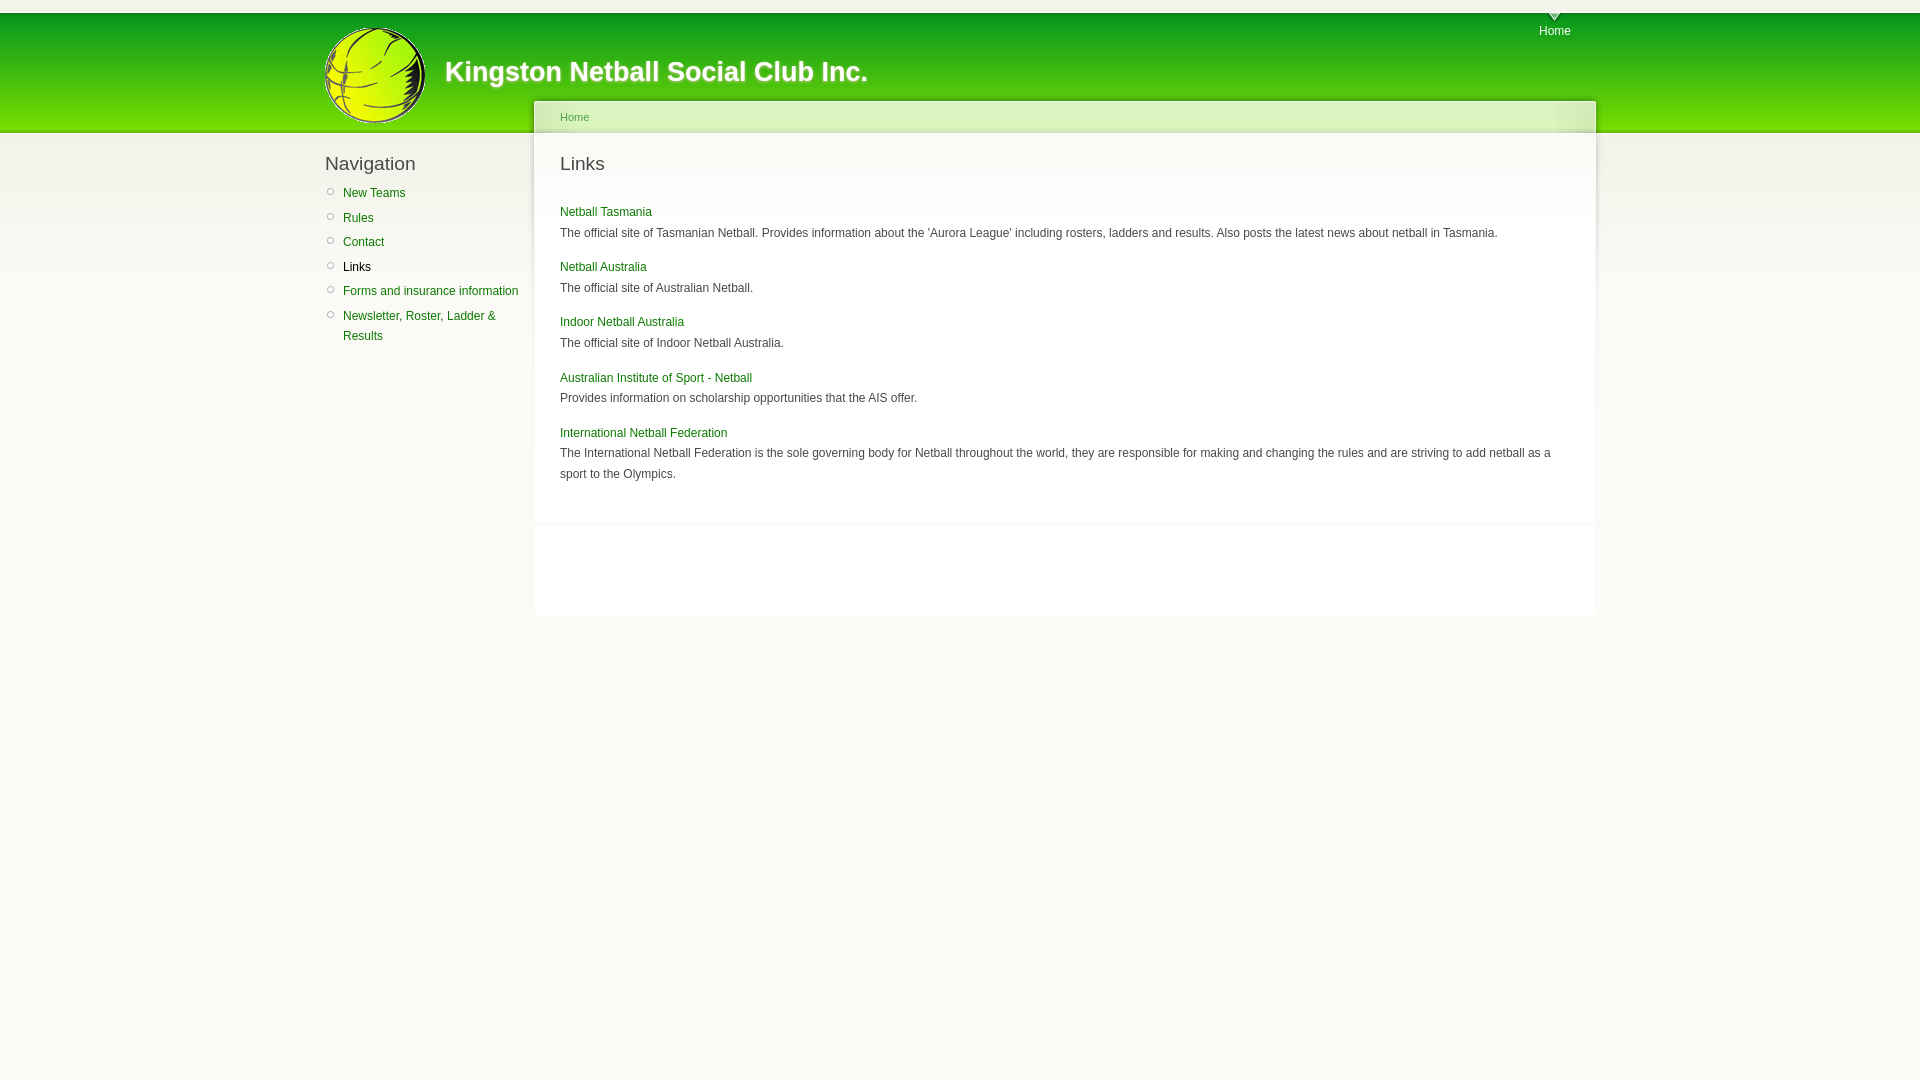  I want to click on 'Newsletter, Roster, Ladder & Results', so click(430, 325).